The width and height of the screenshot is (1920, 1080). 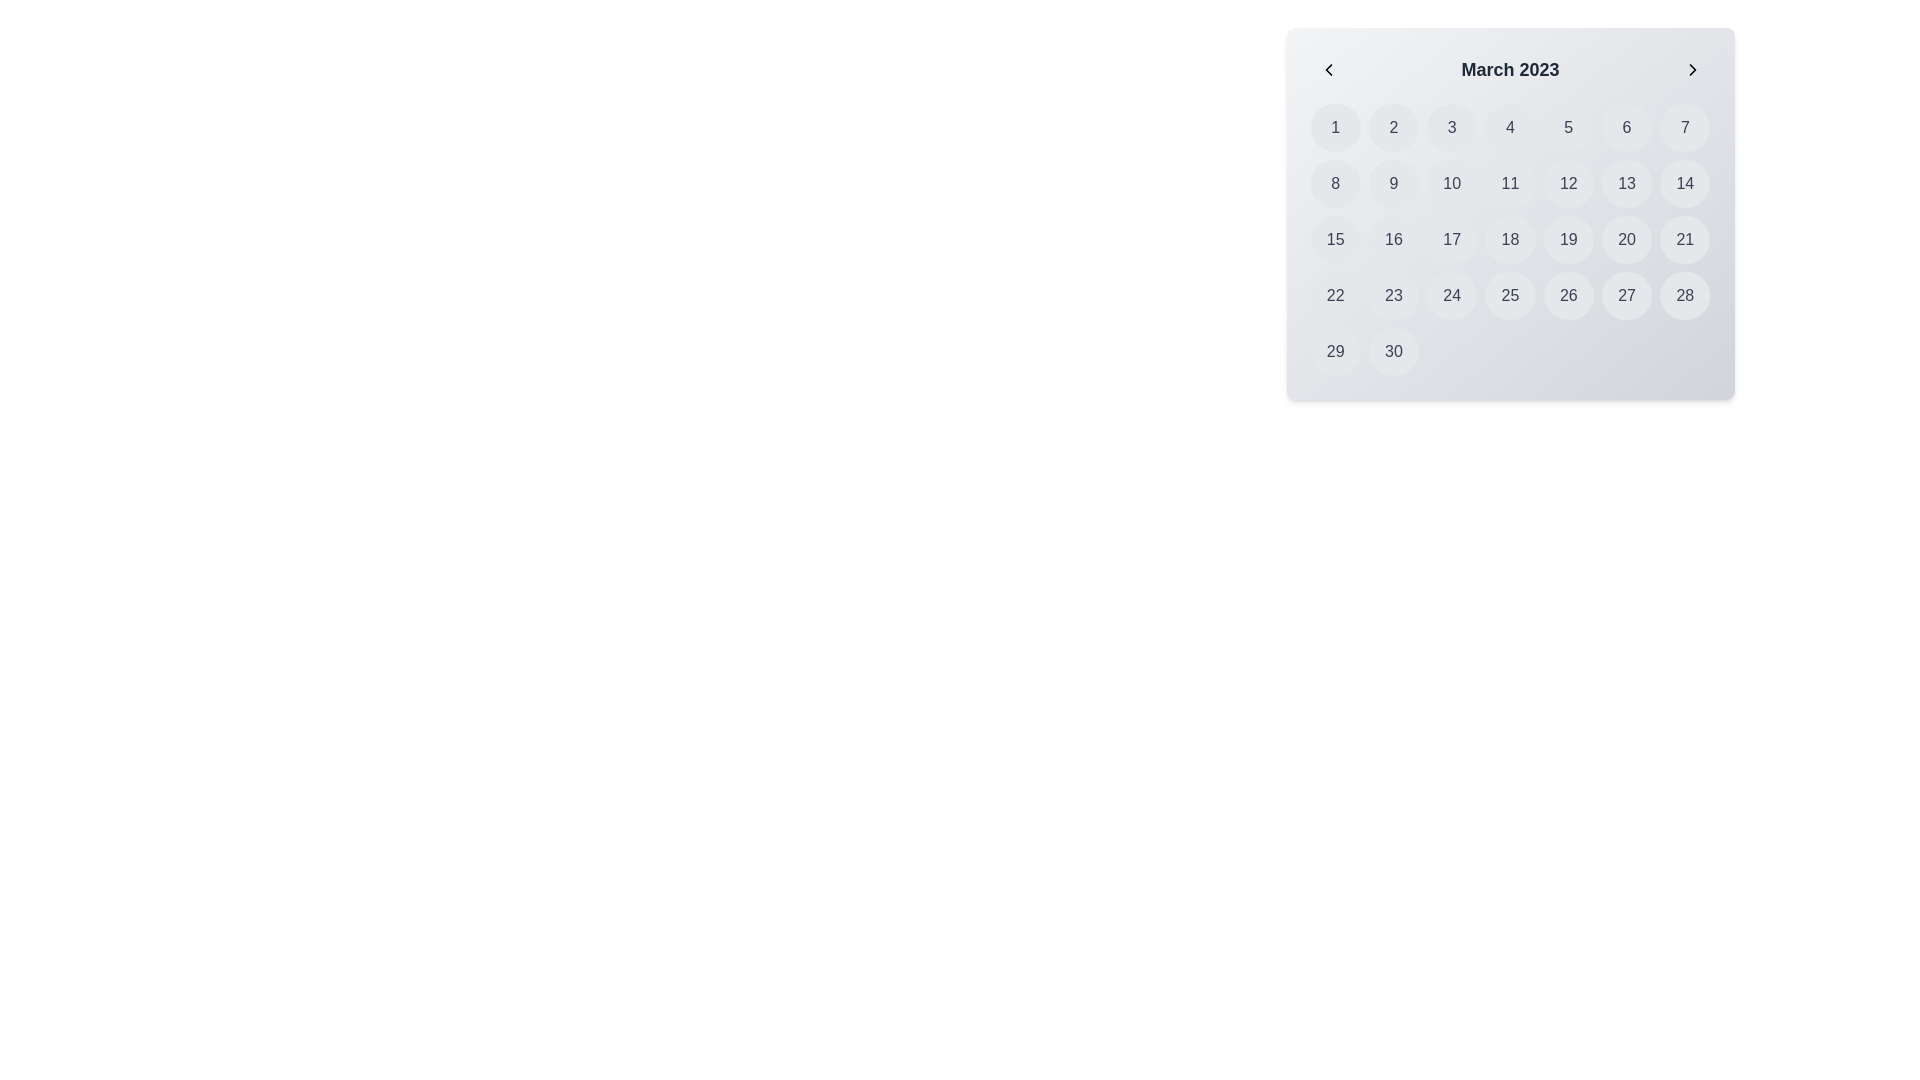 I want to click on the Calendar Date Button located at the bottom row and first column of the calendar grid, so click(x=1334, y=350).